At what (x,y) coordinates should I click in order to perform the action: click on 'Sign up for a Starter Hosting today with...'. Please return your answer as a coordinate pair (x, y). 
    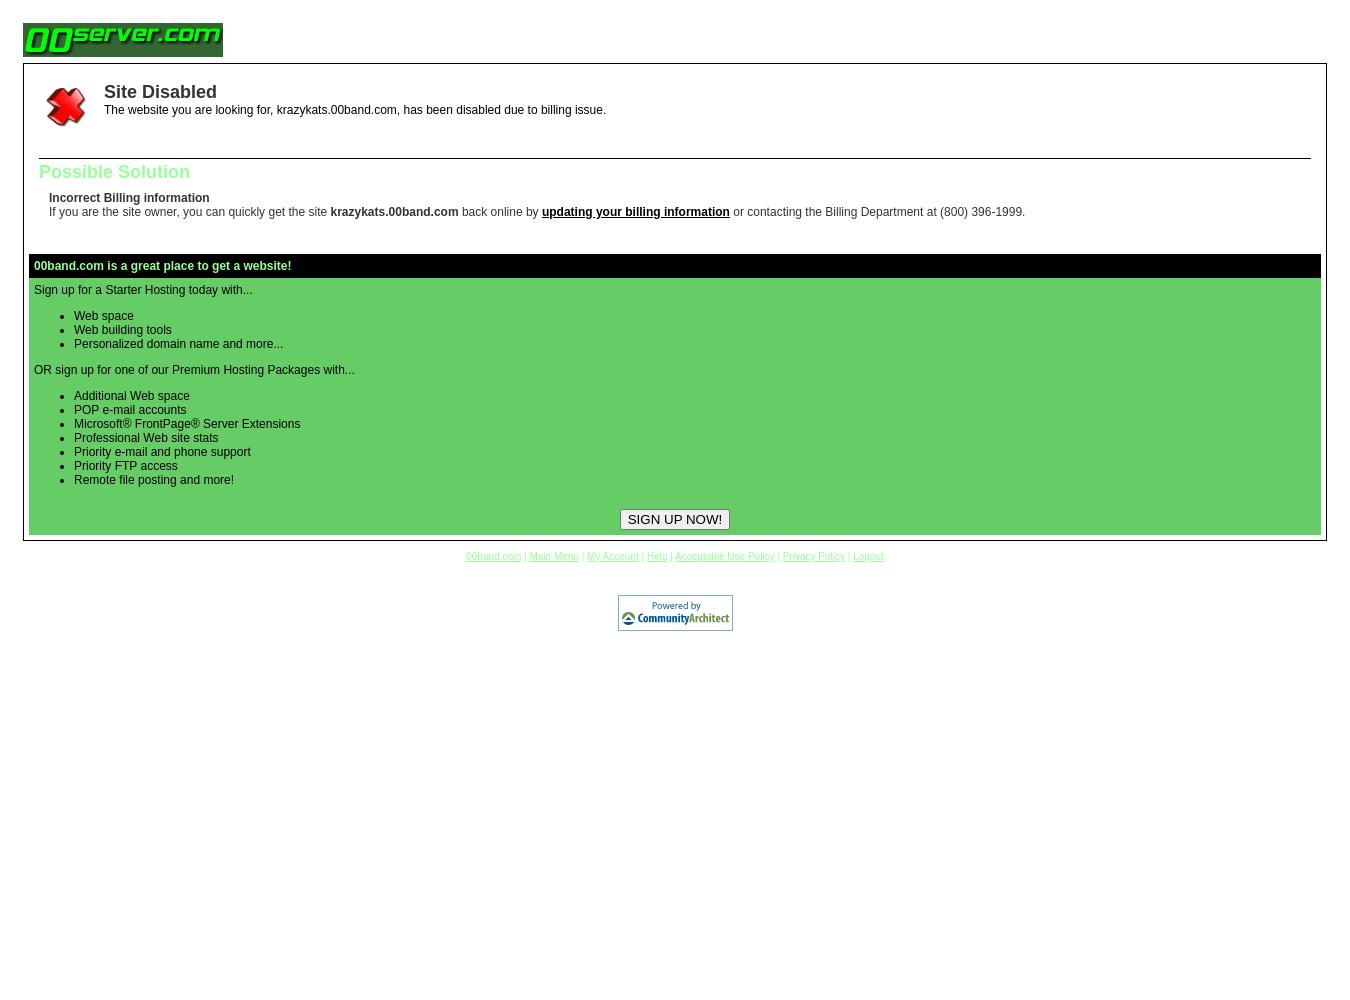
    Looking at the image, I should click on (142, 290).